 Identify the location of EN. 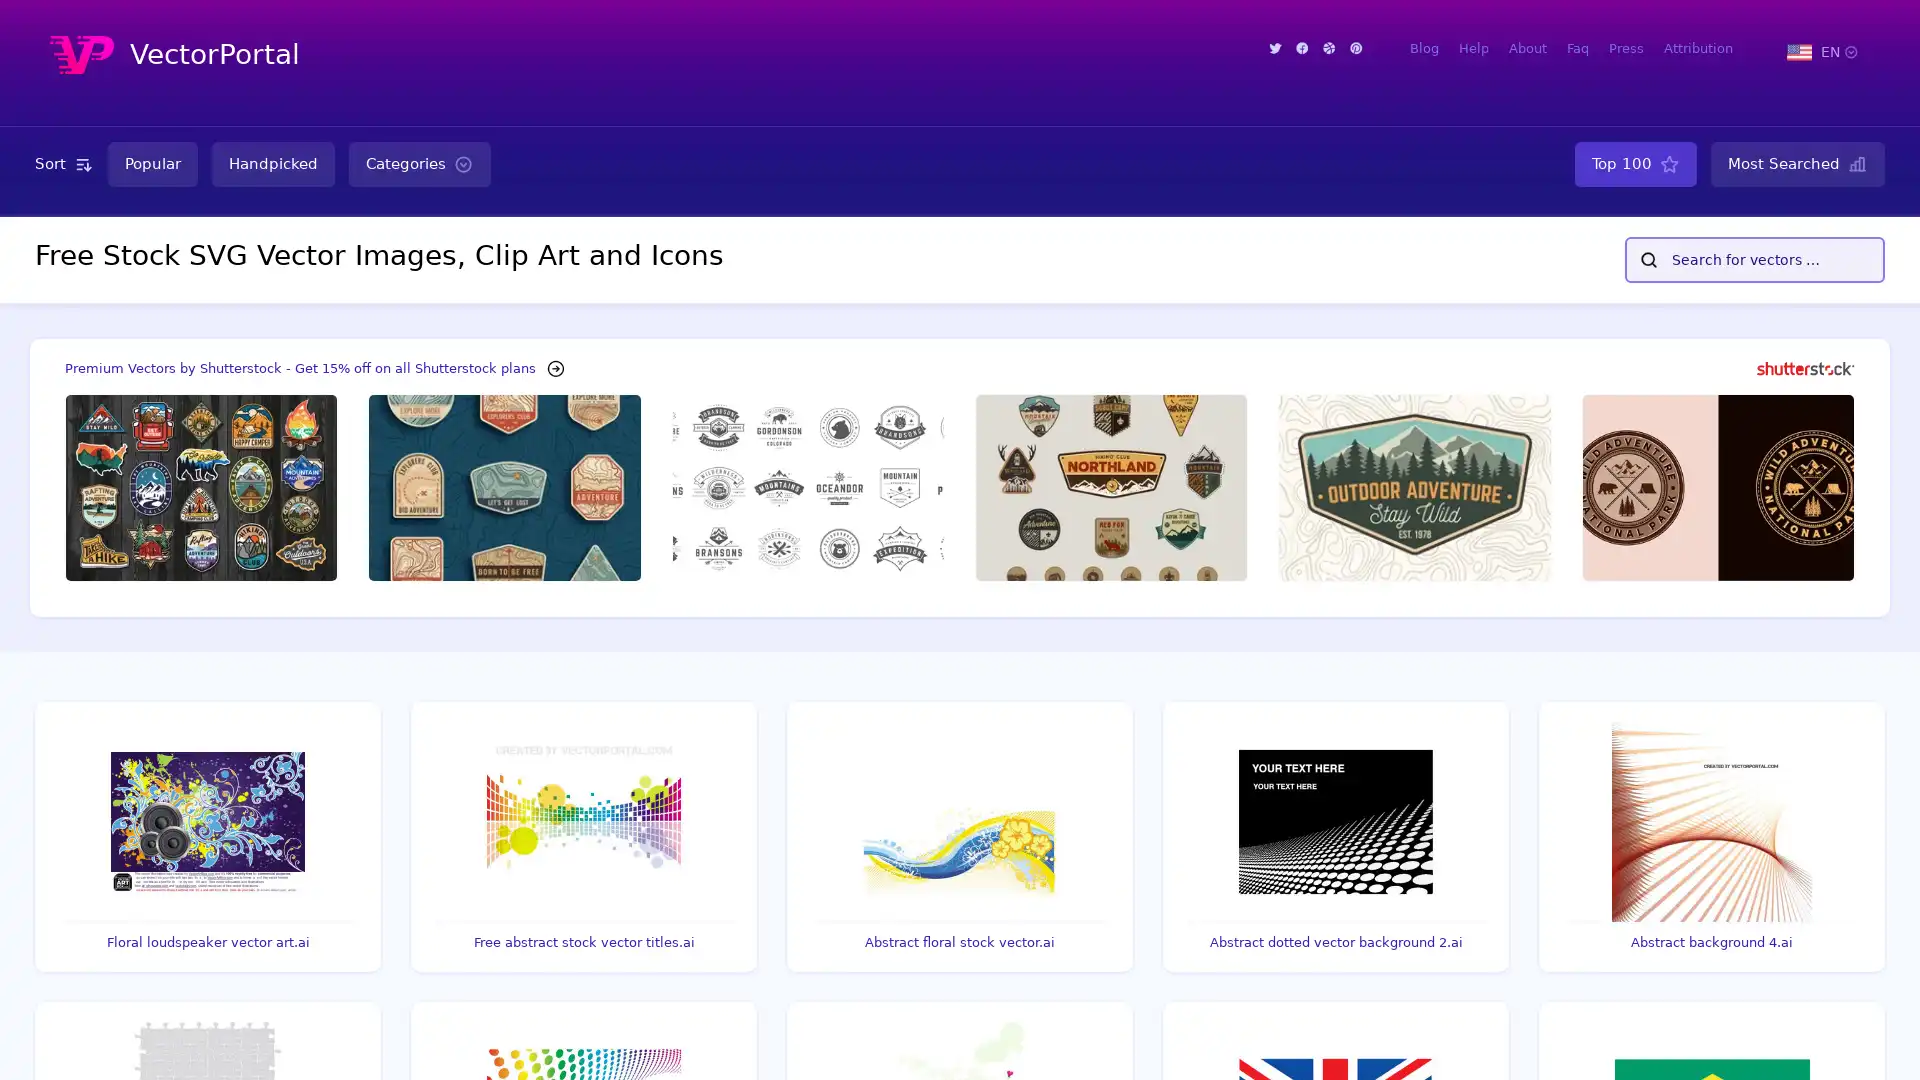
(1821, 50).